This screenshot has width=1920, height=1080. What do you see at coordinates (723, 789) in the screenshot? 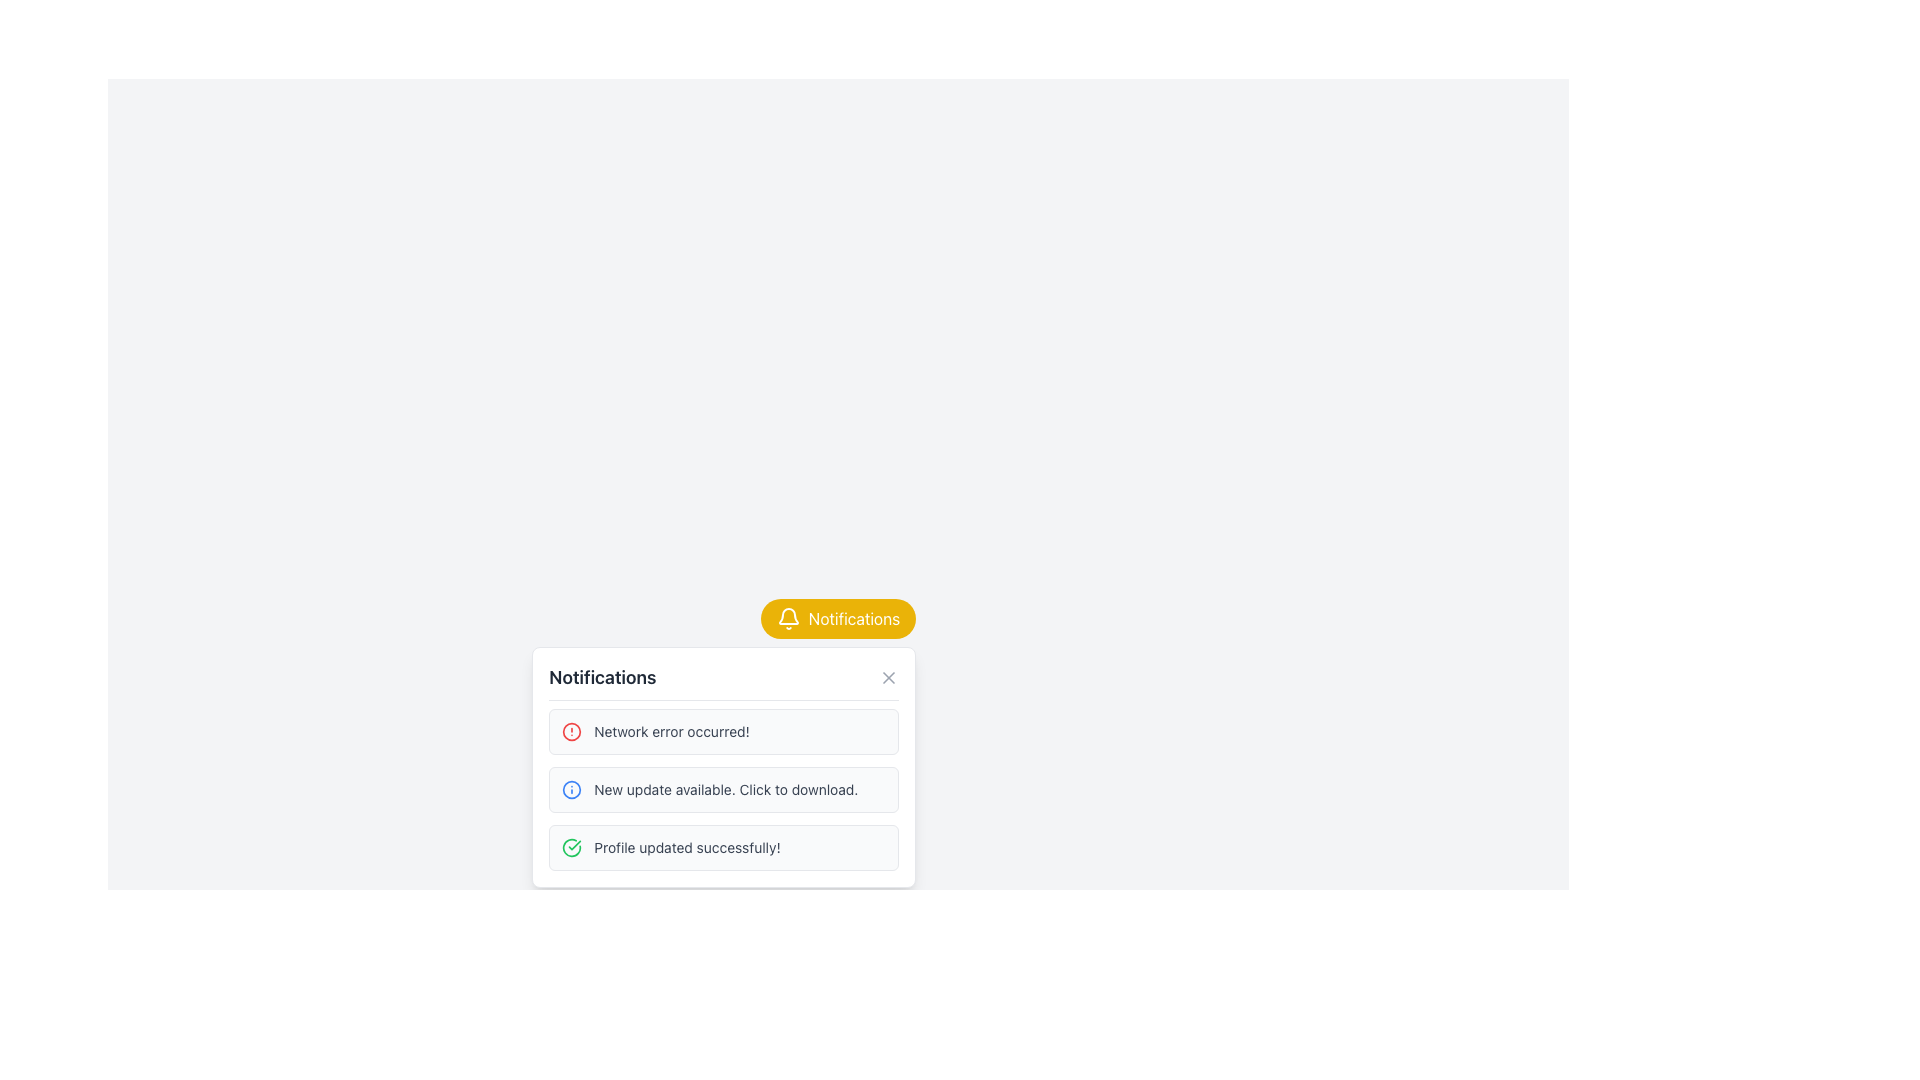
I see `the notification bar that displays 'New update available. Click to download.'` at bounding box center [723, 789].